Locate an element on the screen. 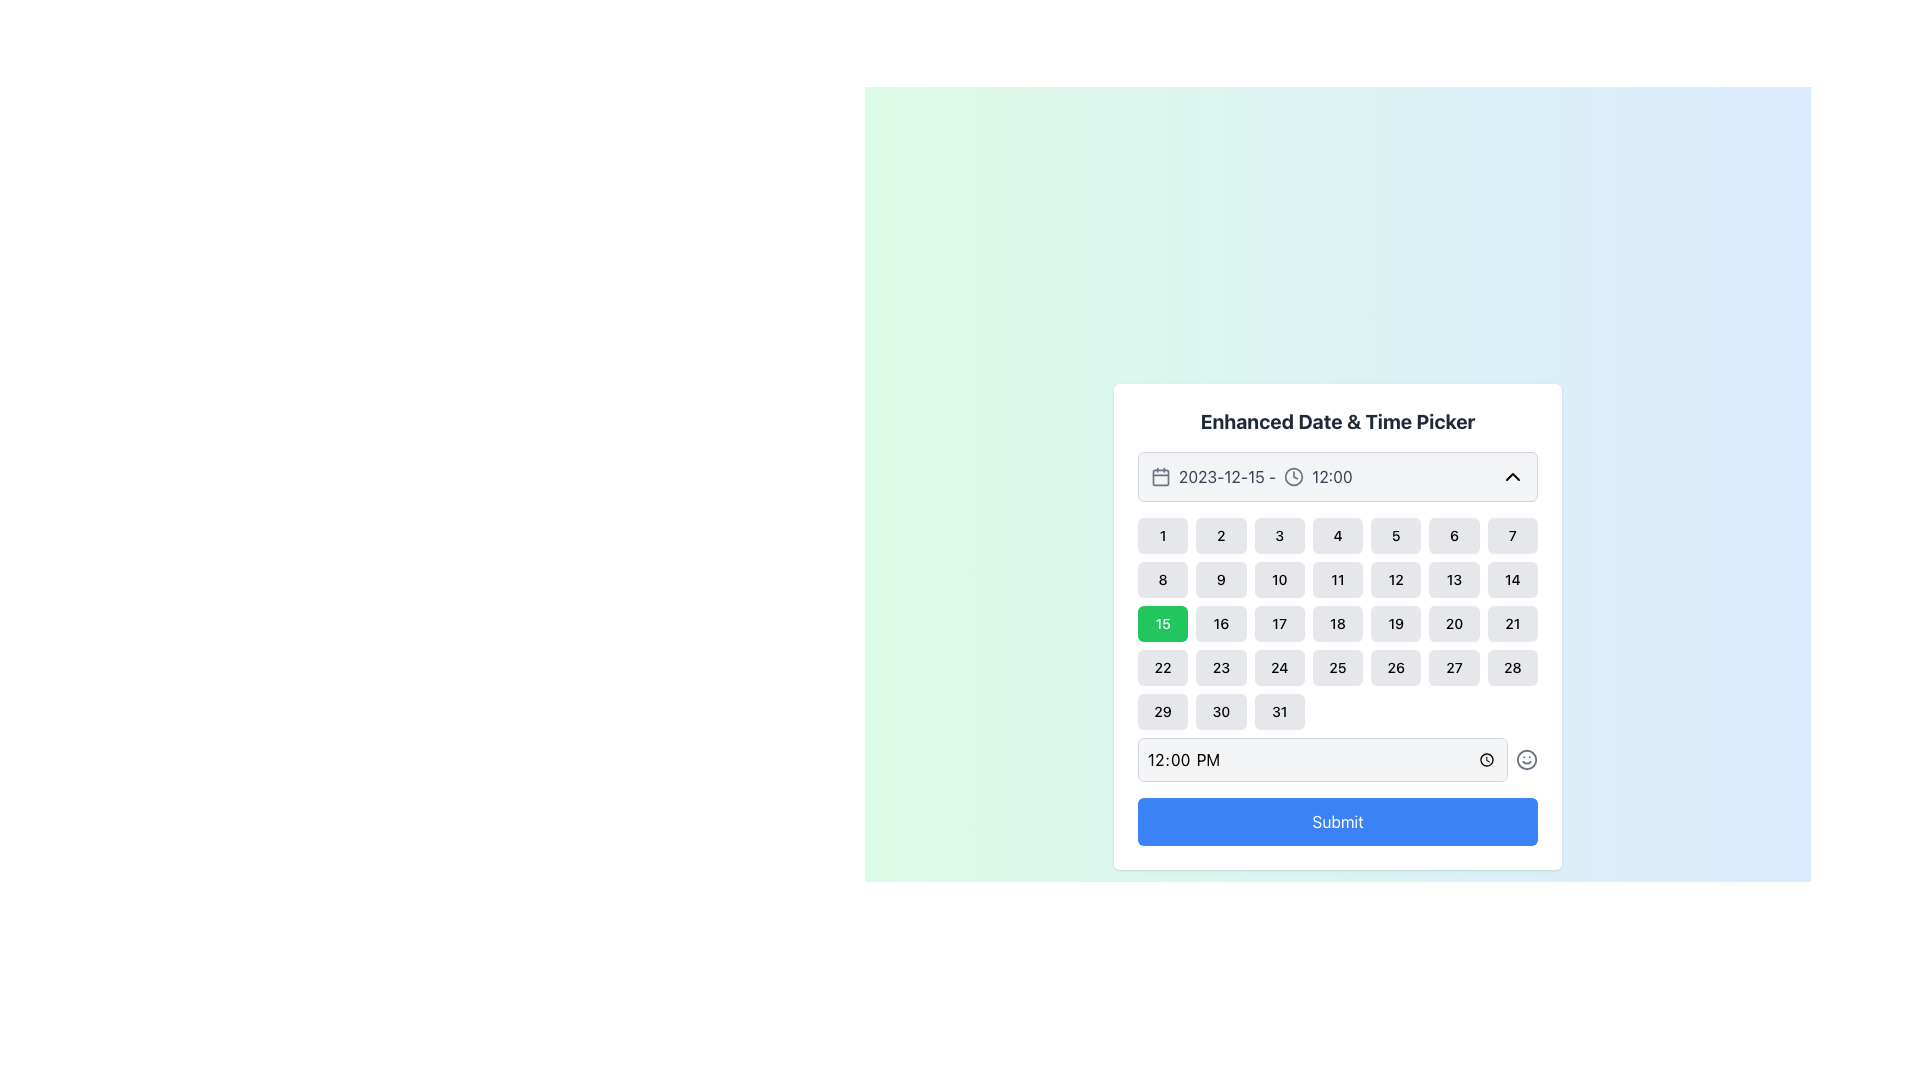  the button representing the date '11' in the Enhanced Date & Time Picker grid is located at coordinates (1338, 579).